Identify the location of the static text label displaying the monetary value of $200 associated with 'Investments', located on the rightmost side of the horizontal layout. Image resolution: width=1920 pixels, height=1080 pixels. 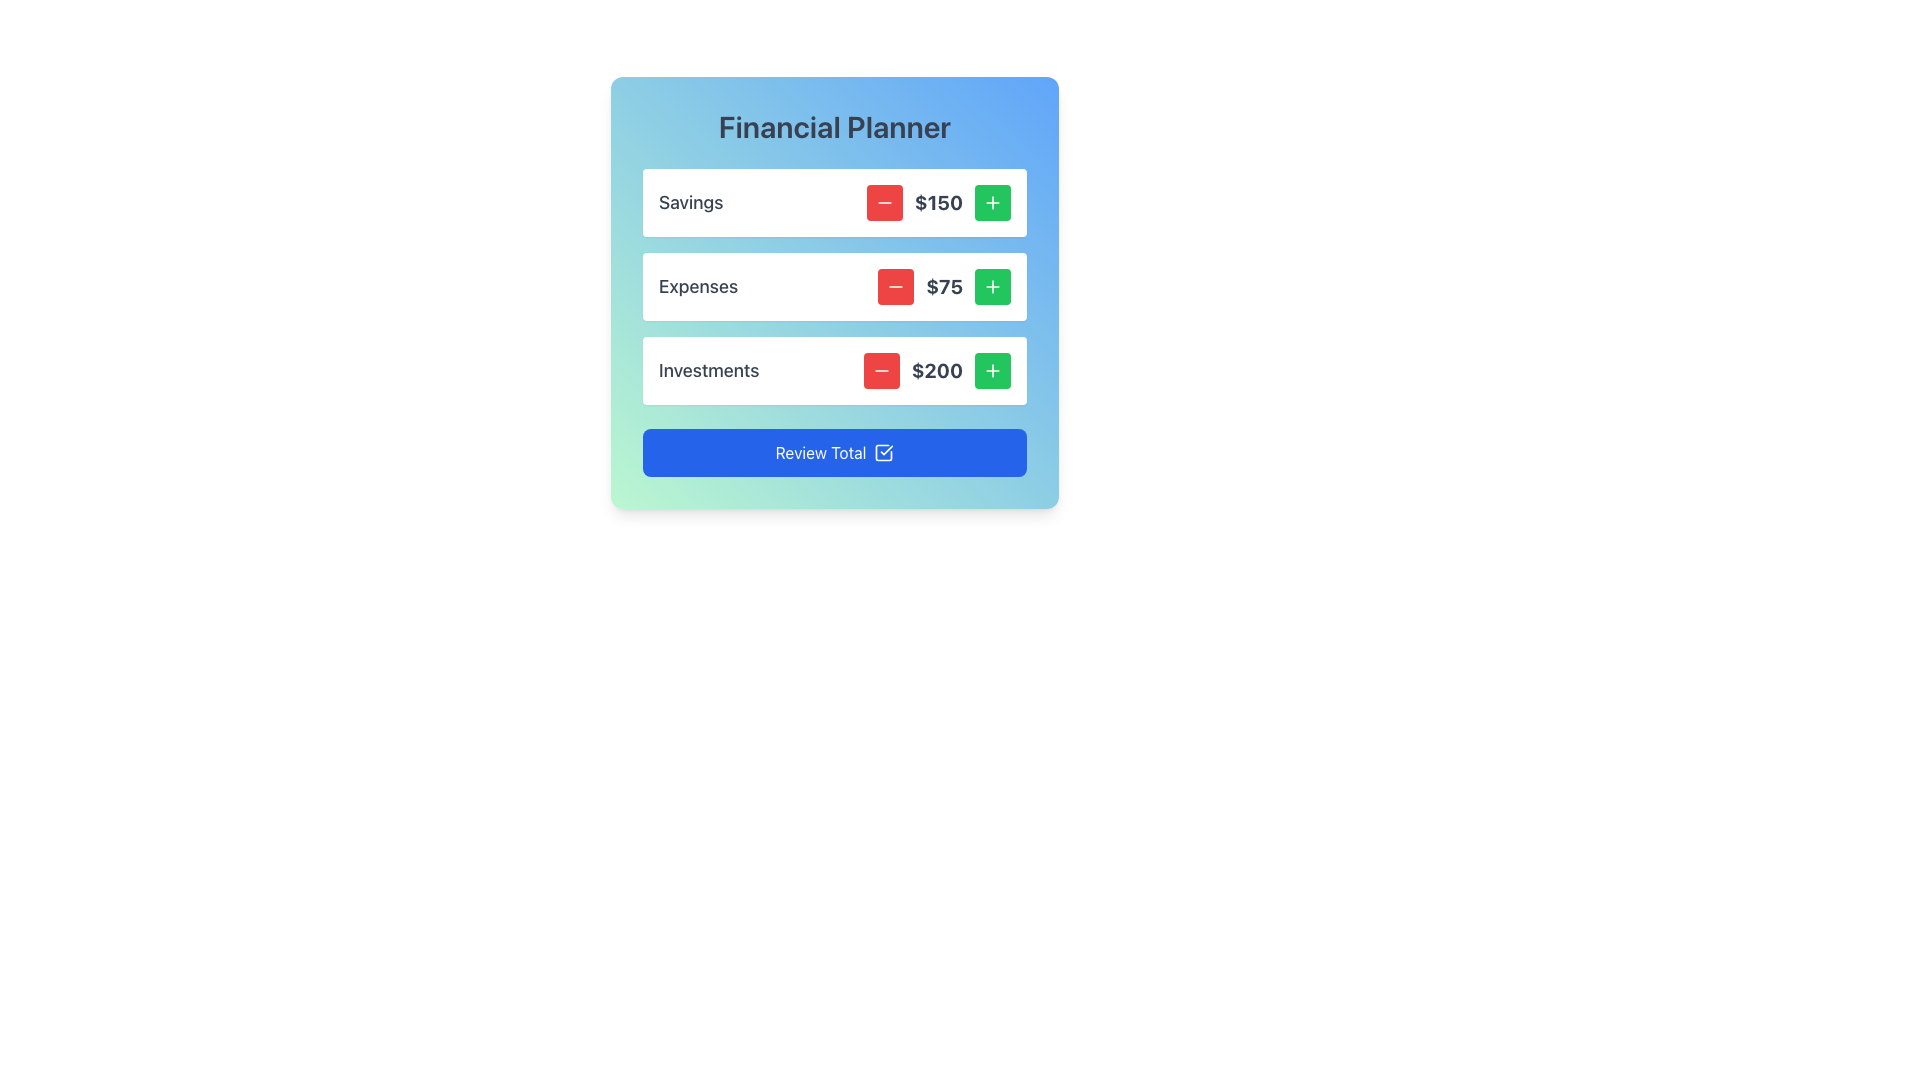
(936, 370).